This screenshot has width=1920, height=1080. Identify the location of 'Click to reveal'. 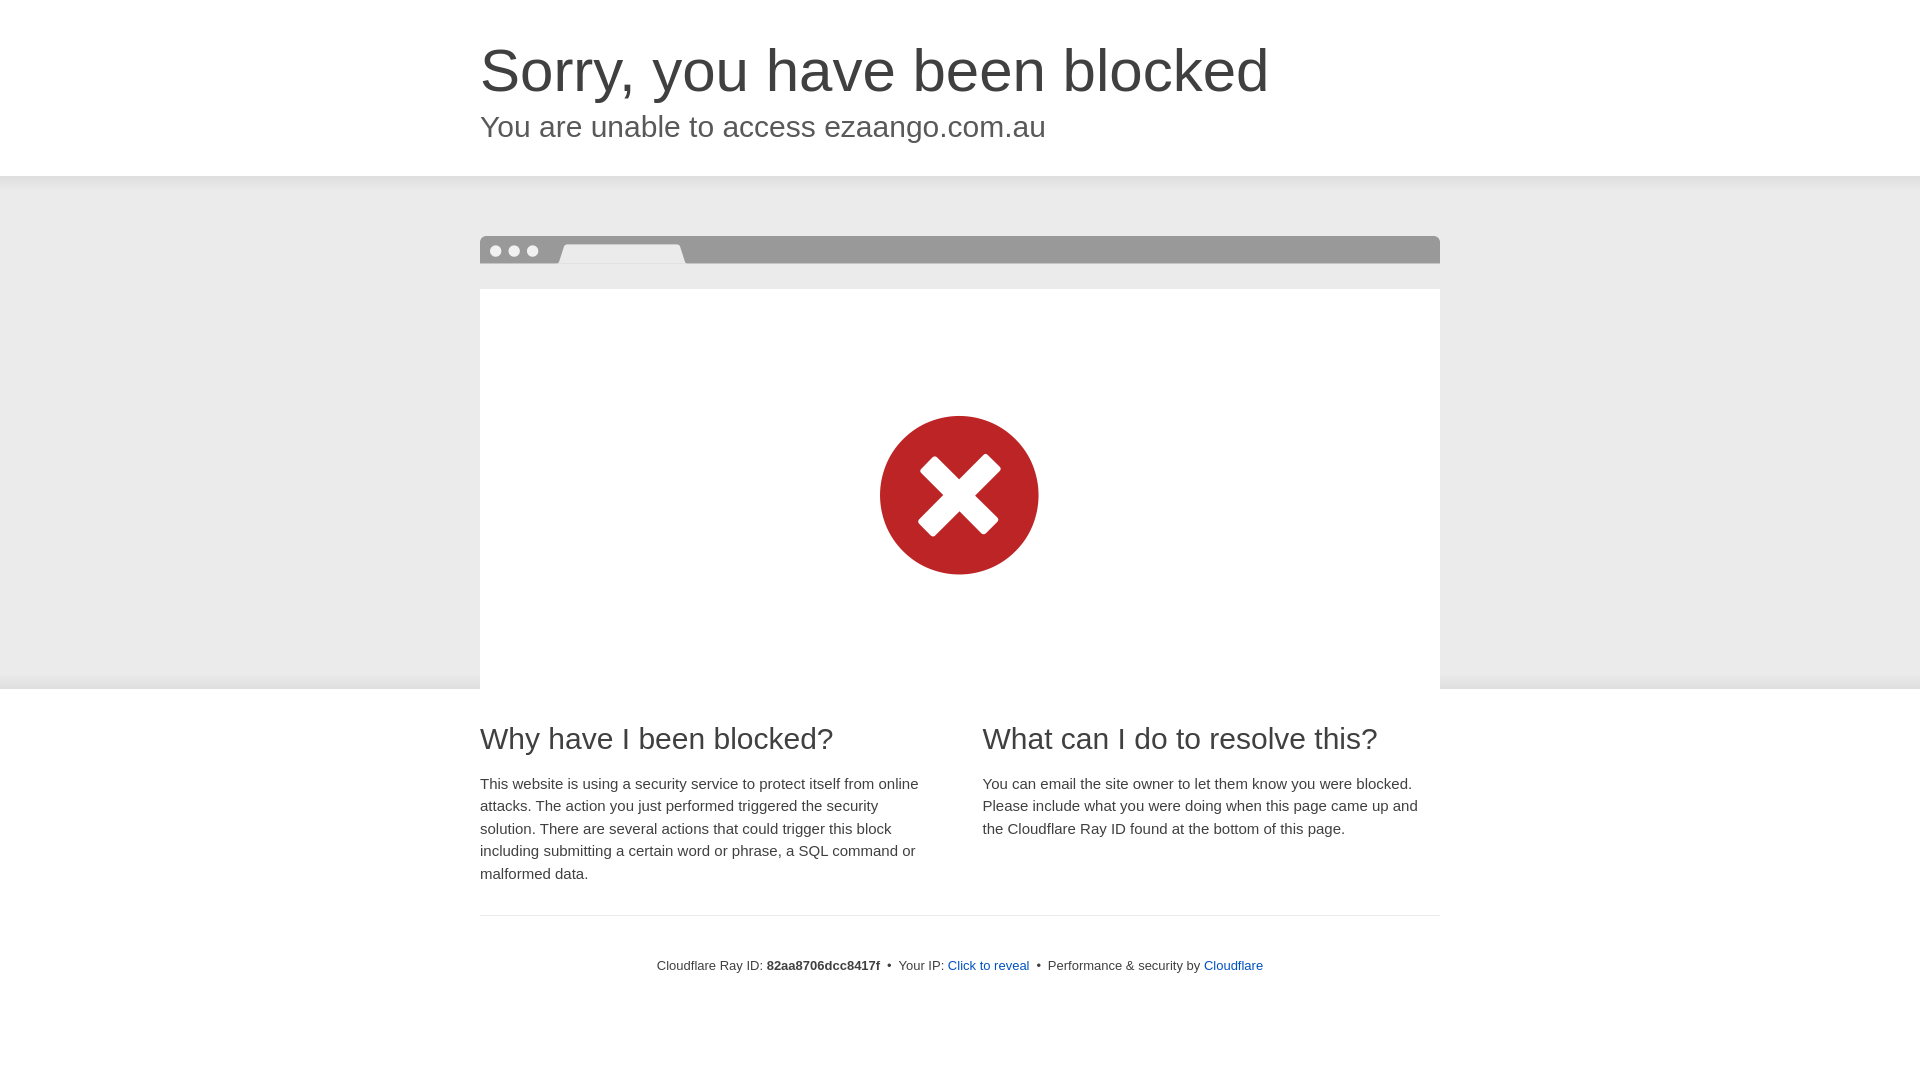
(988, 964).